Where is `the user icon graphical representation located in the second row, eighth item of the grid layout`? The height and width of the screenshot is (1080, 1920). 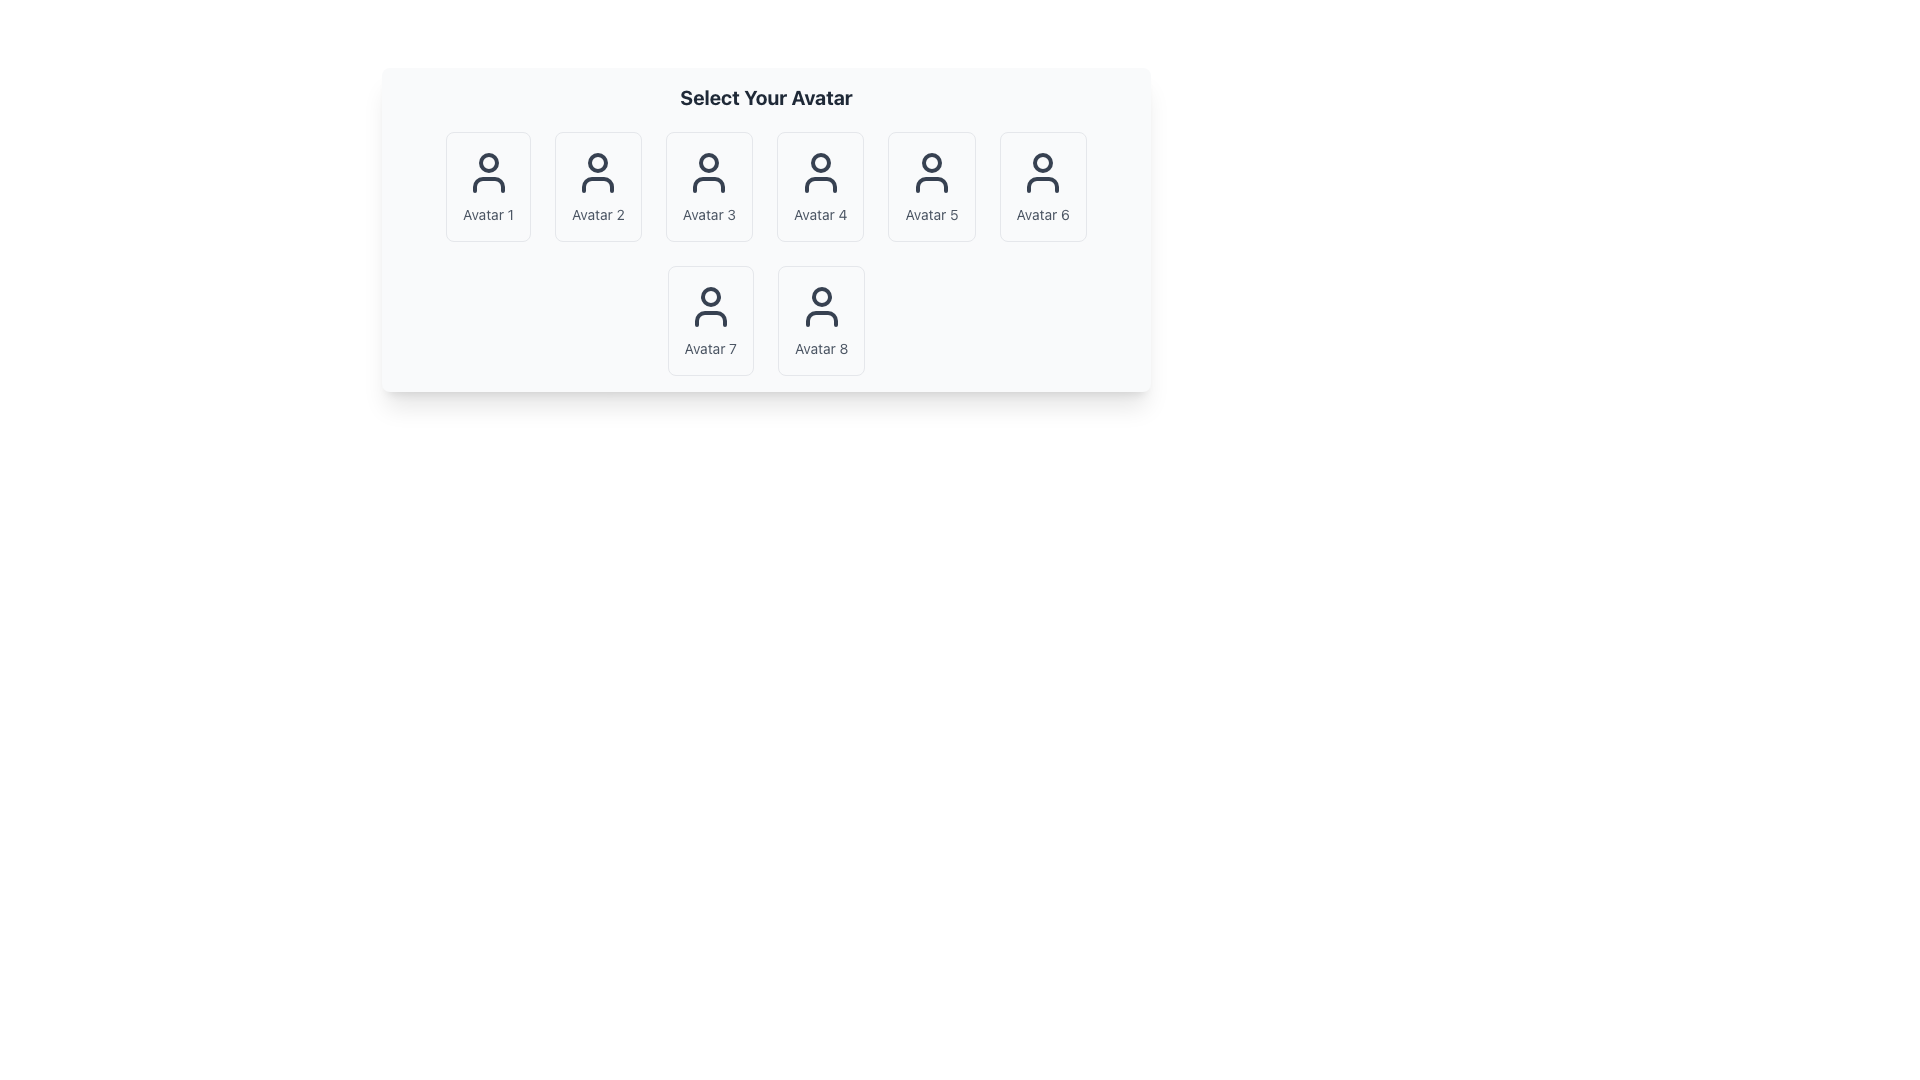
the user icon graphical representation located in the second row, eighth item of the grid layout is located at coordinates (821, 318).